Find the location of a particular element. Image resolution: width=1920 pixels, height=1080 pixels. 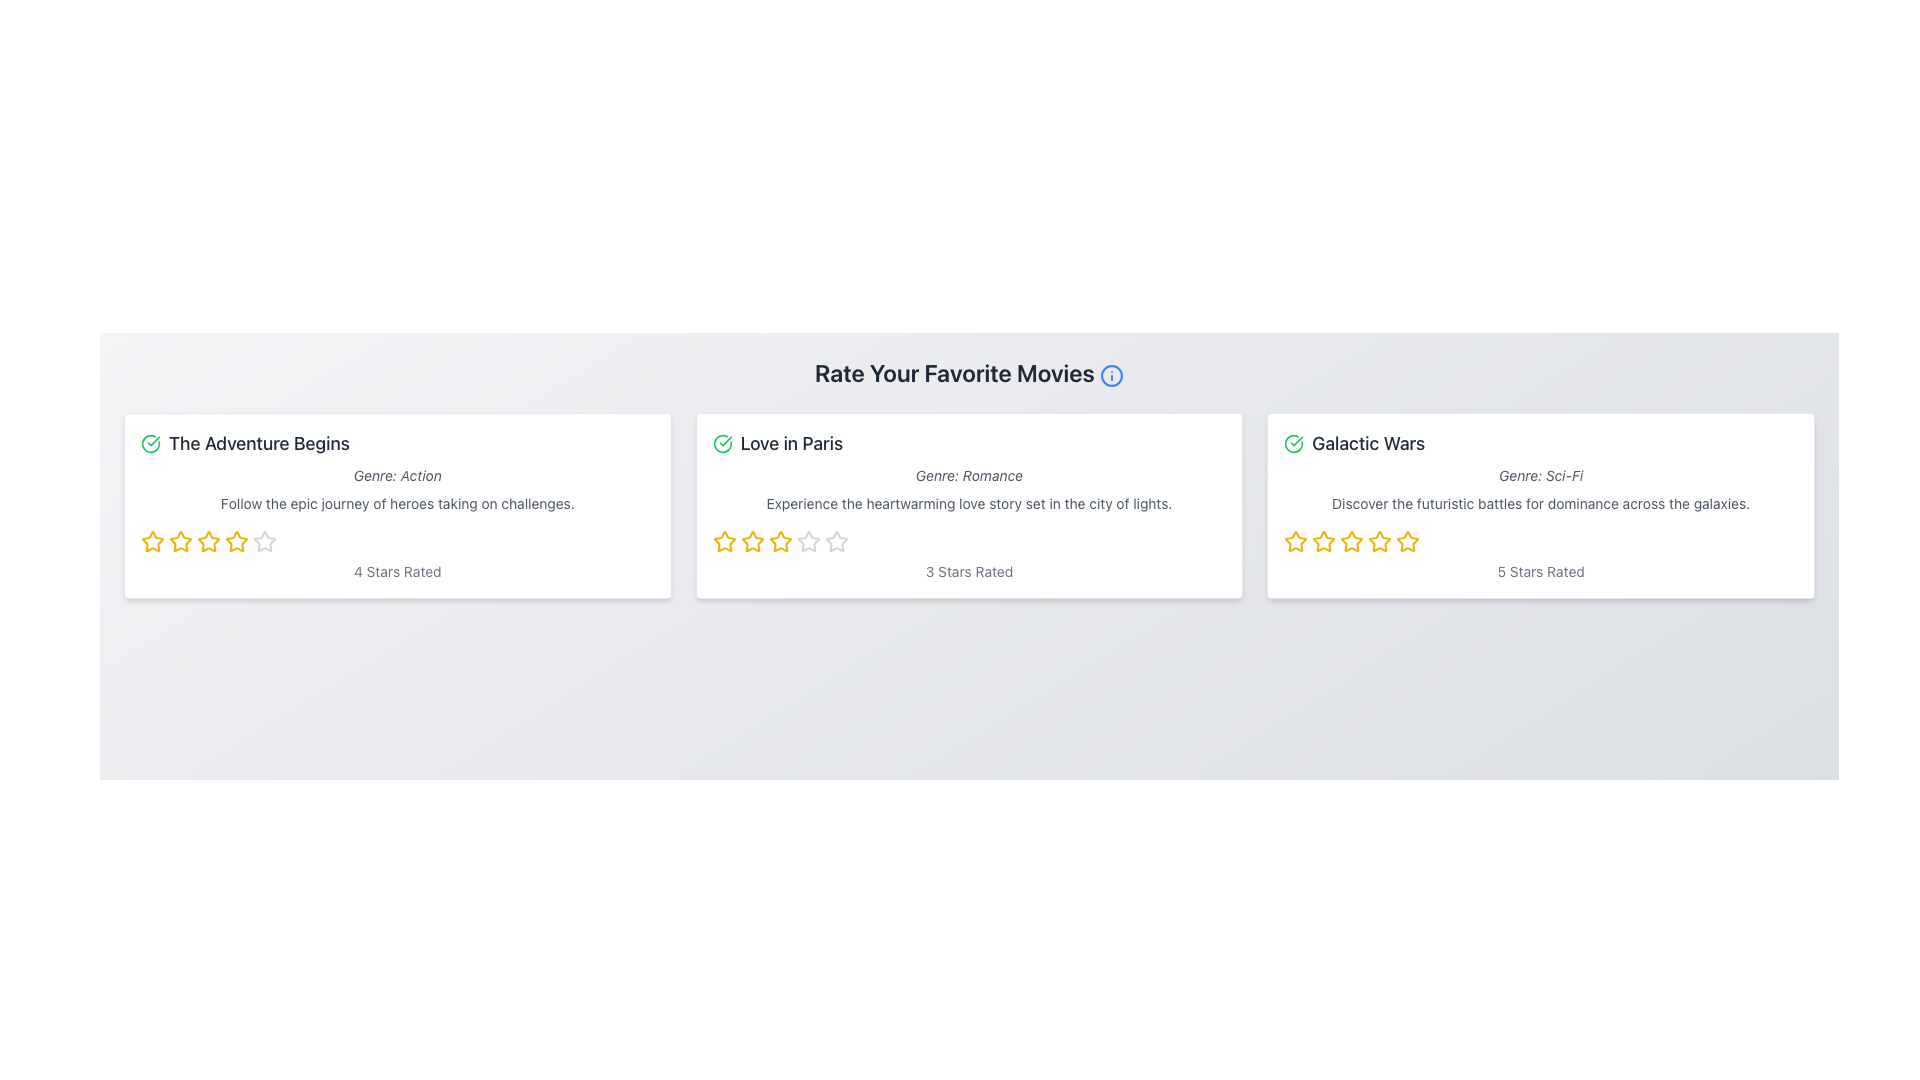

the state of the green outlined circular icon with a checkmark inside it, located to the left of the text 'Galactic Wars' is located at coordinates (1294, 442).